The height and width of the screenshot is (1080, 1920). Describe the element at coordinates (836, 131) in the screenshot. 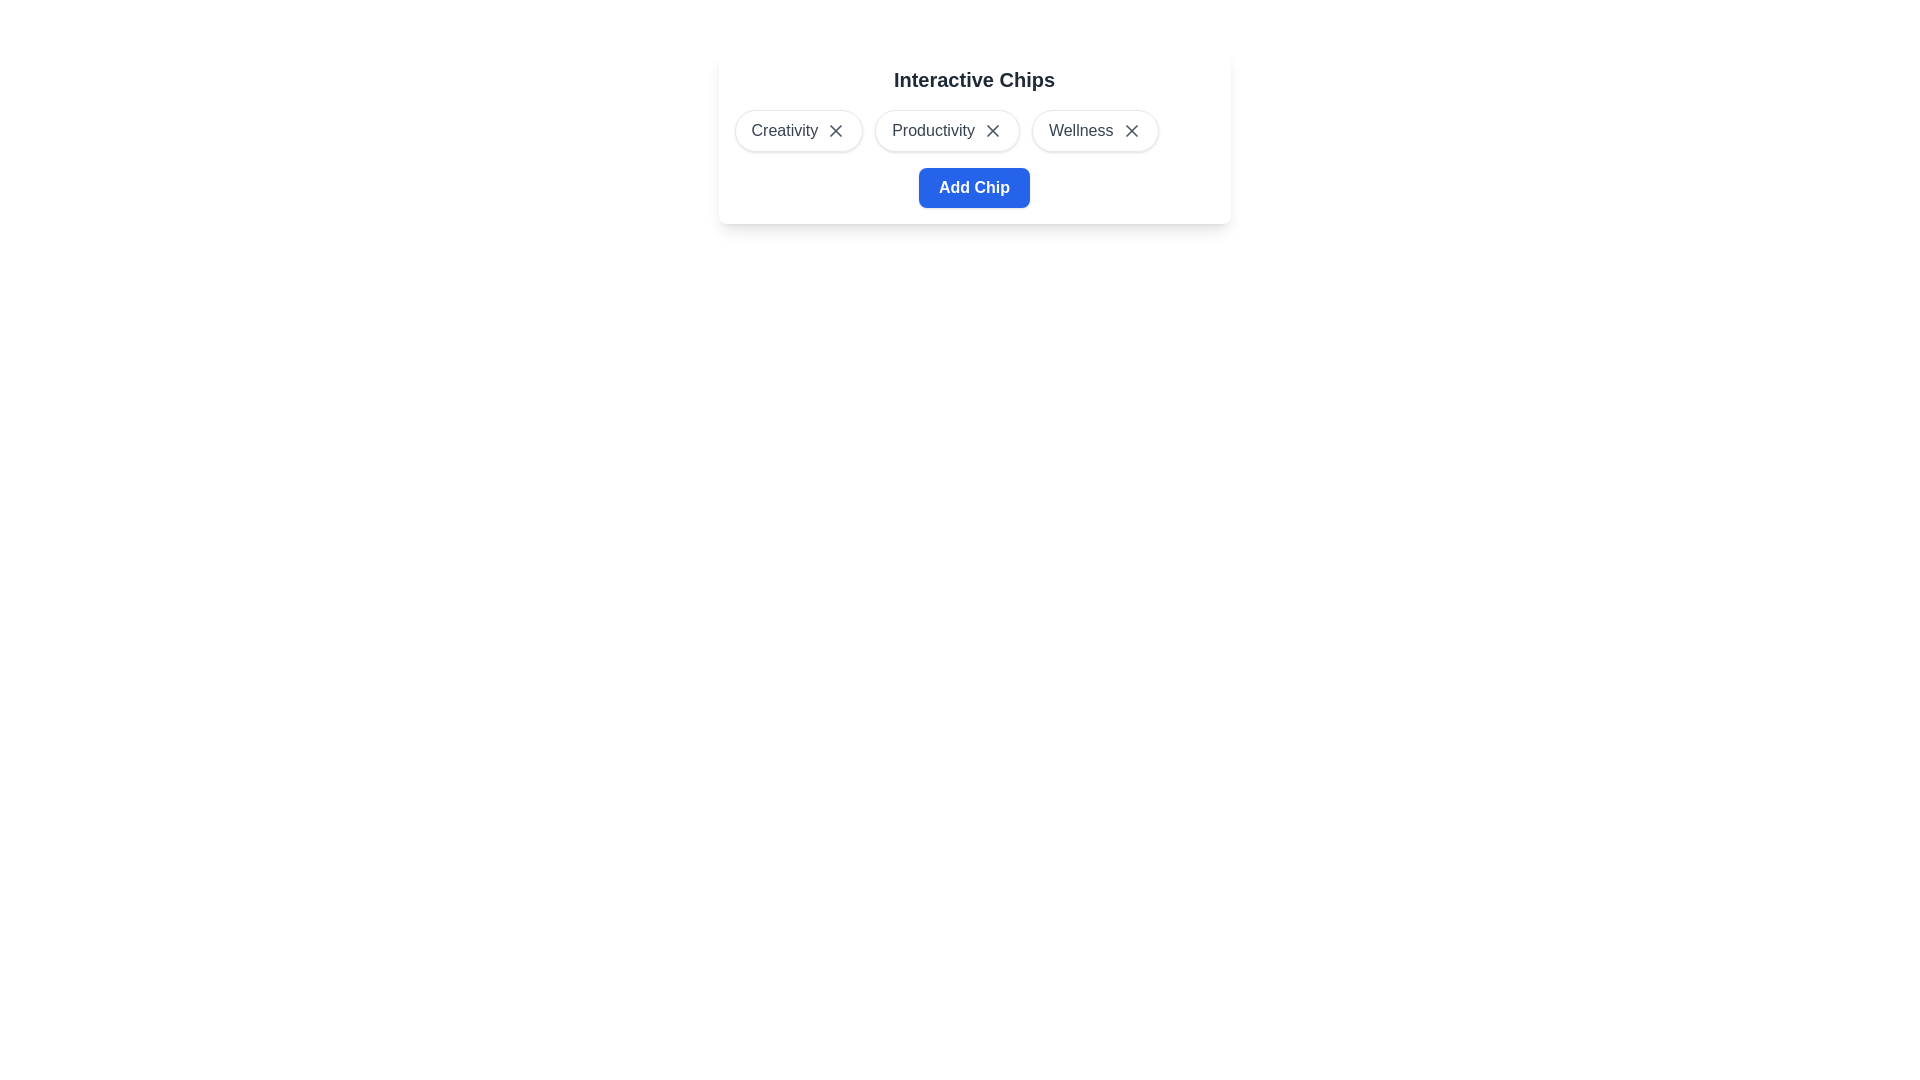

I see `the interactive icon button resembling an 'X' on the right side of the 'Creativity' chip` at that location.